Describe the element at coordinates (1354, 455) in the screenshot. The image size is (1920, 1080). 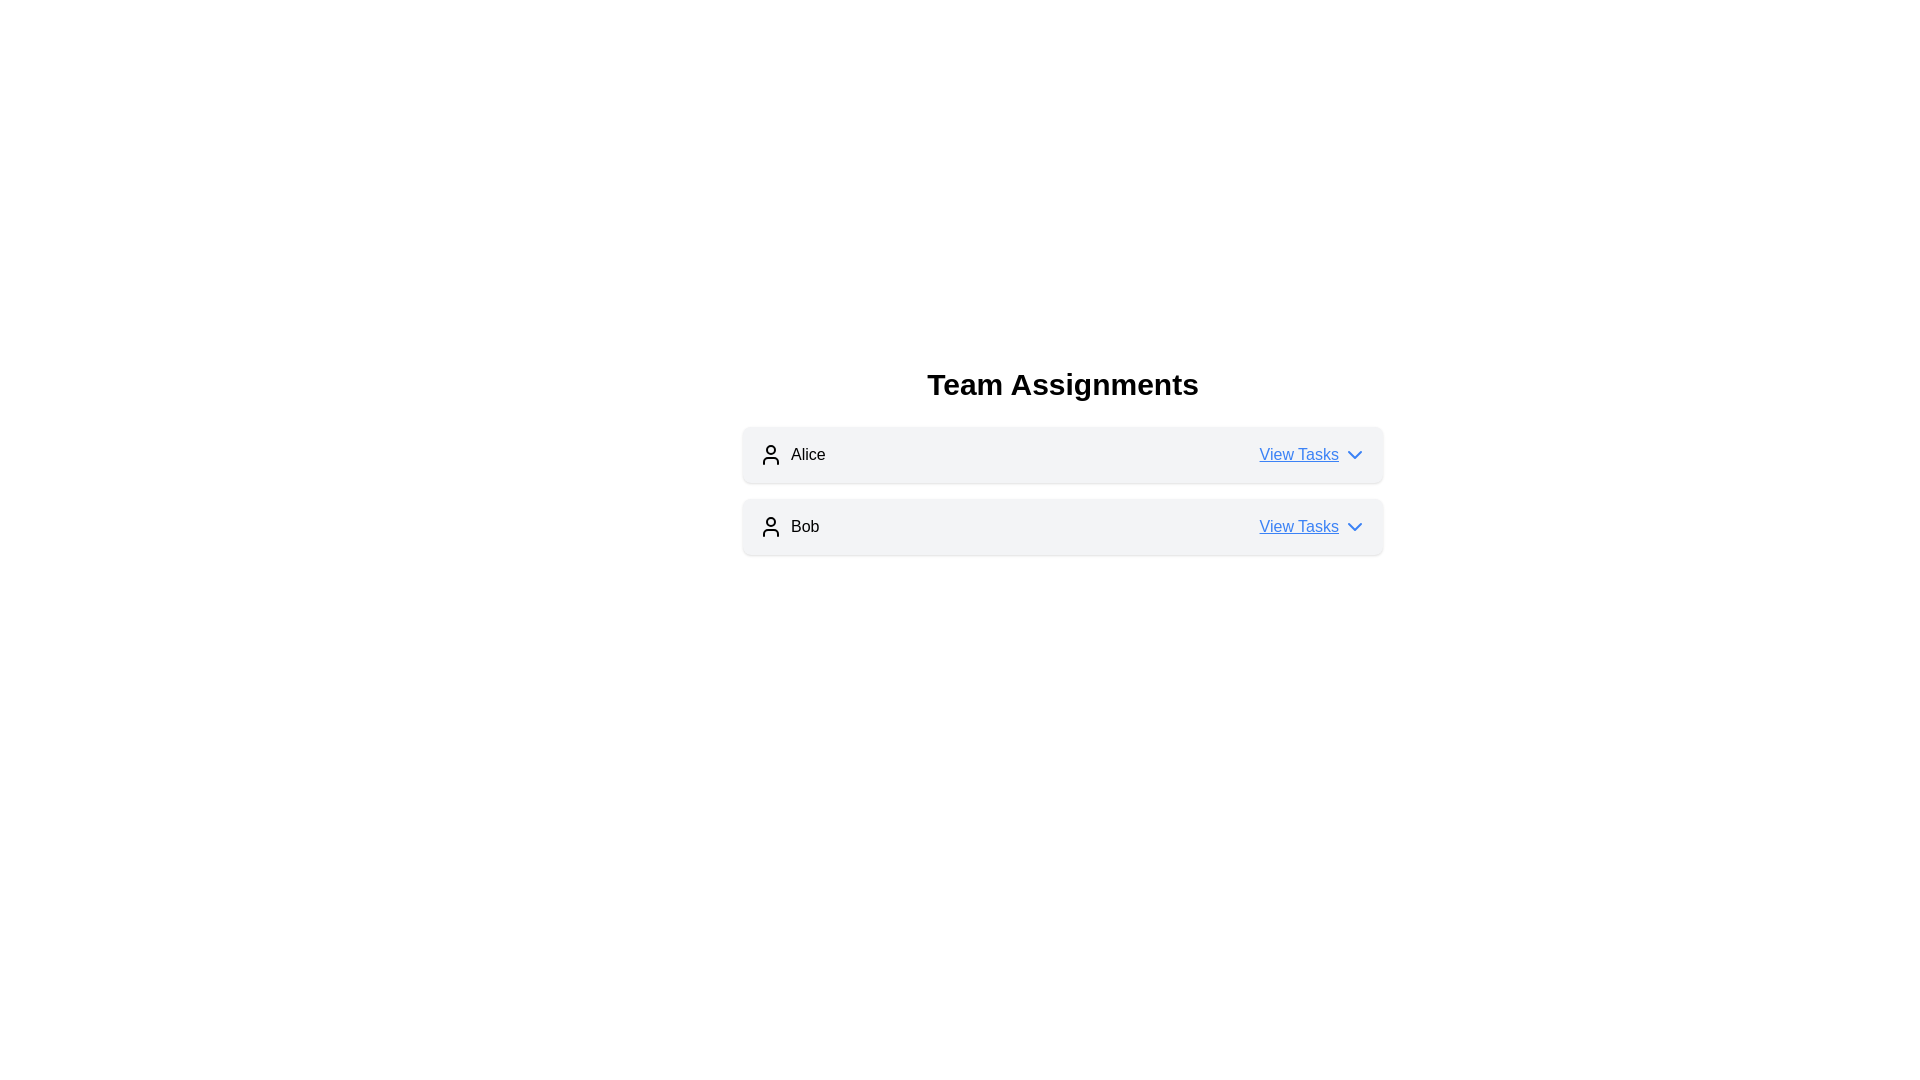
I see `the downward-pointing chevron icon next to the 'View Tasks' link` at that location.